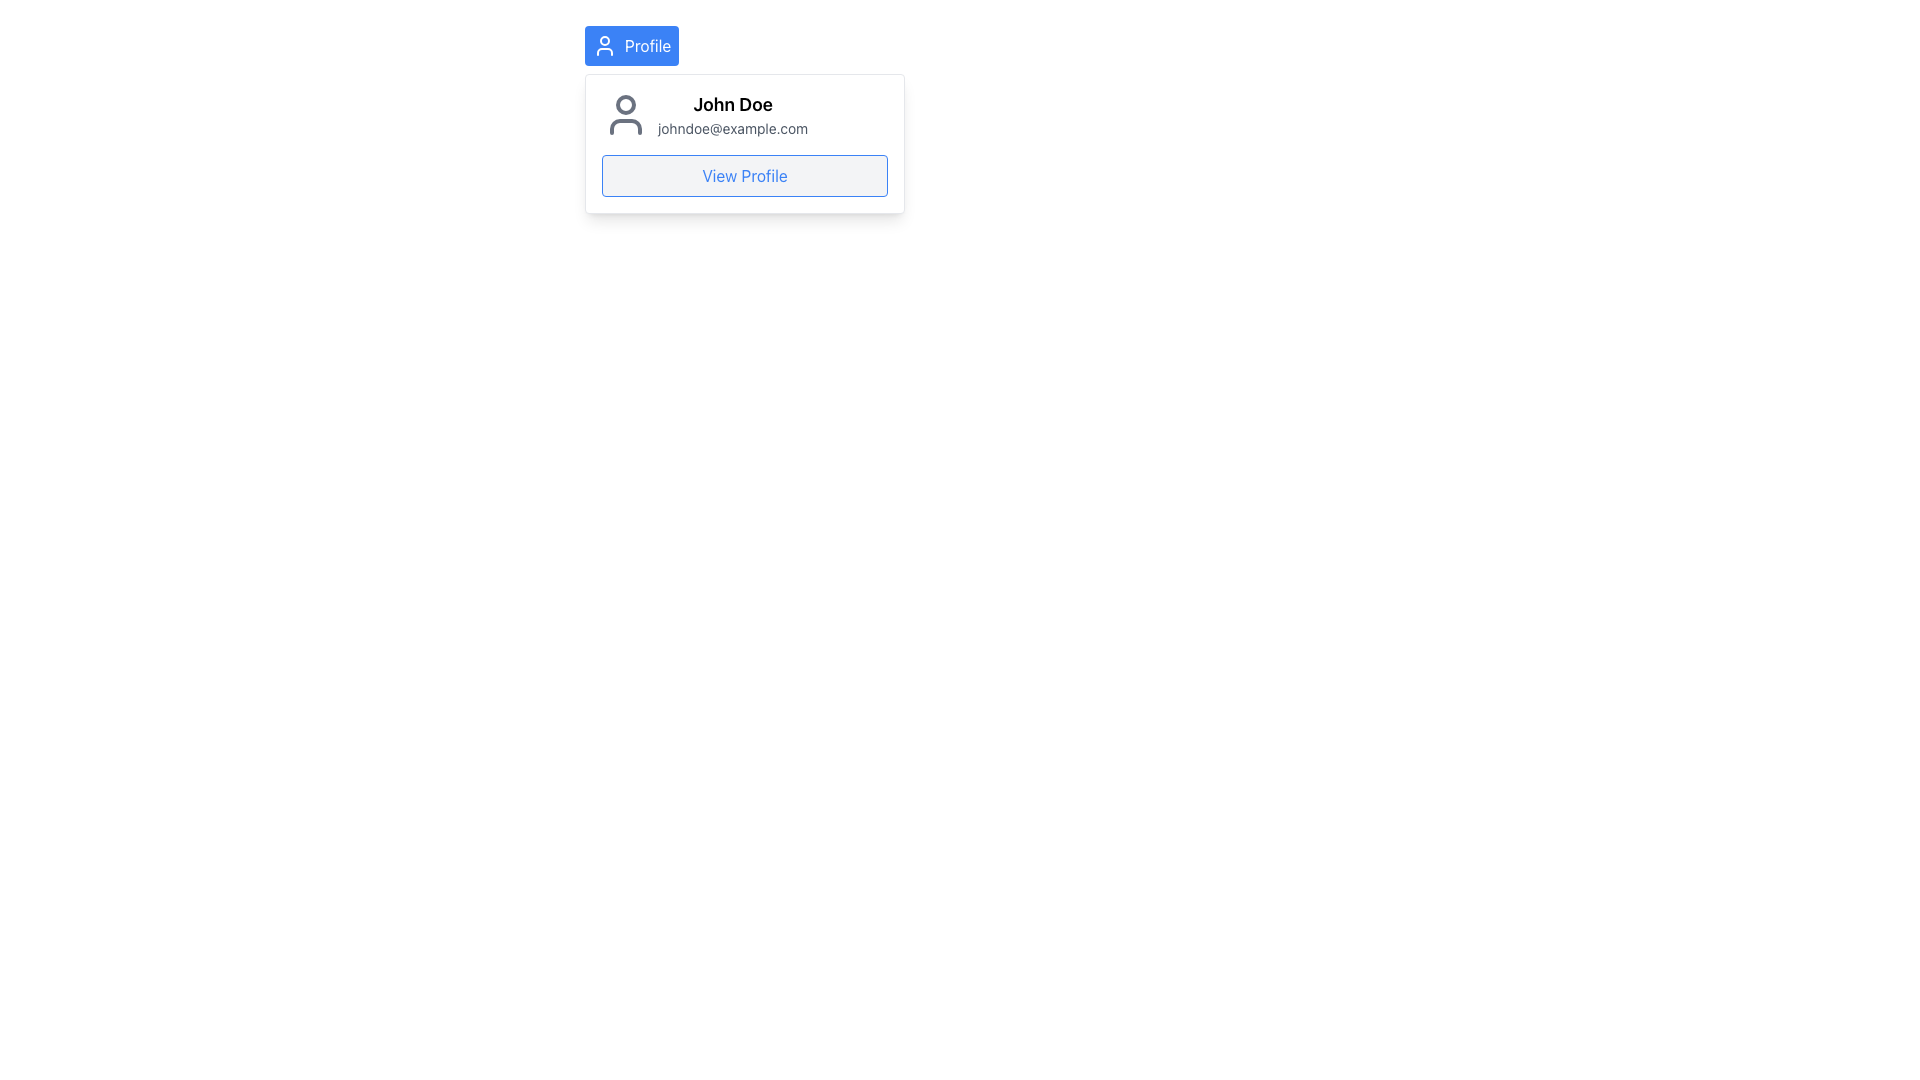  I want to click on the circular profile icon represented by the SVG Circle, located at the top-center of the user profile icon, so click(624, 104).